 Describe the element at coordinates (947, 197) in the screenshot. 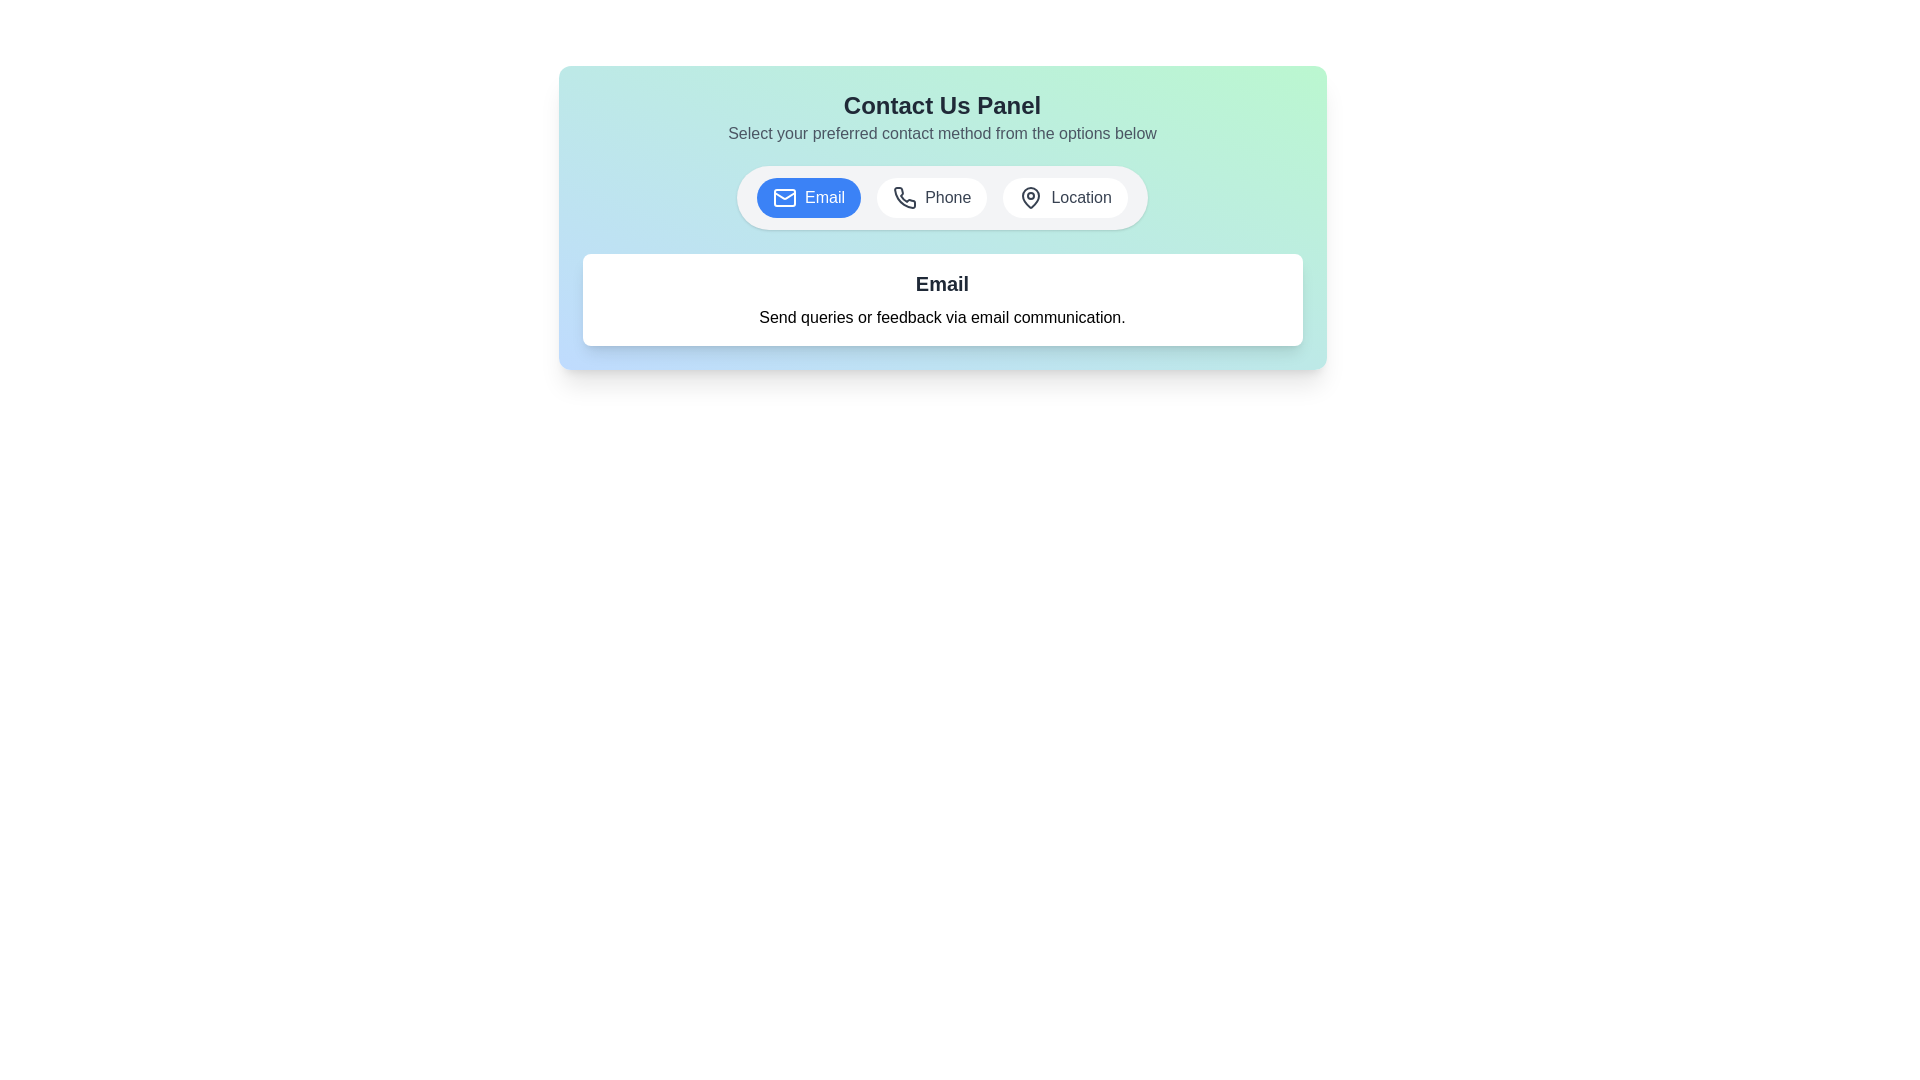

I see `the 'Phone' button text label for keyboard navigation within the 'Contact Us Panel' section` at that location.